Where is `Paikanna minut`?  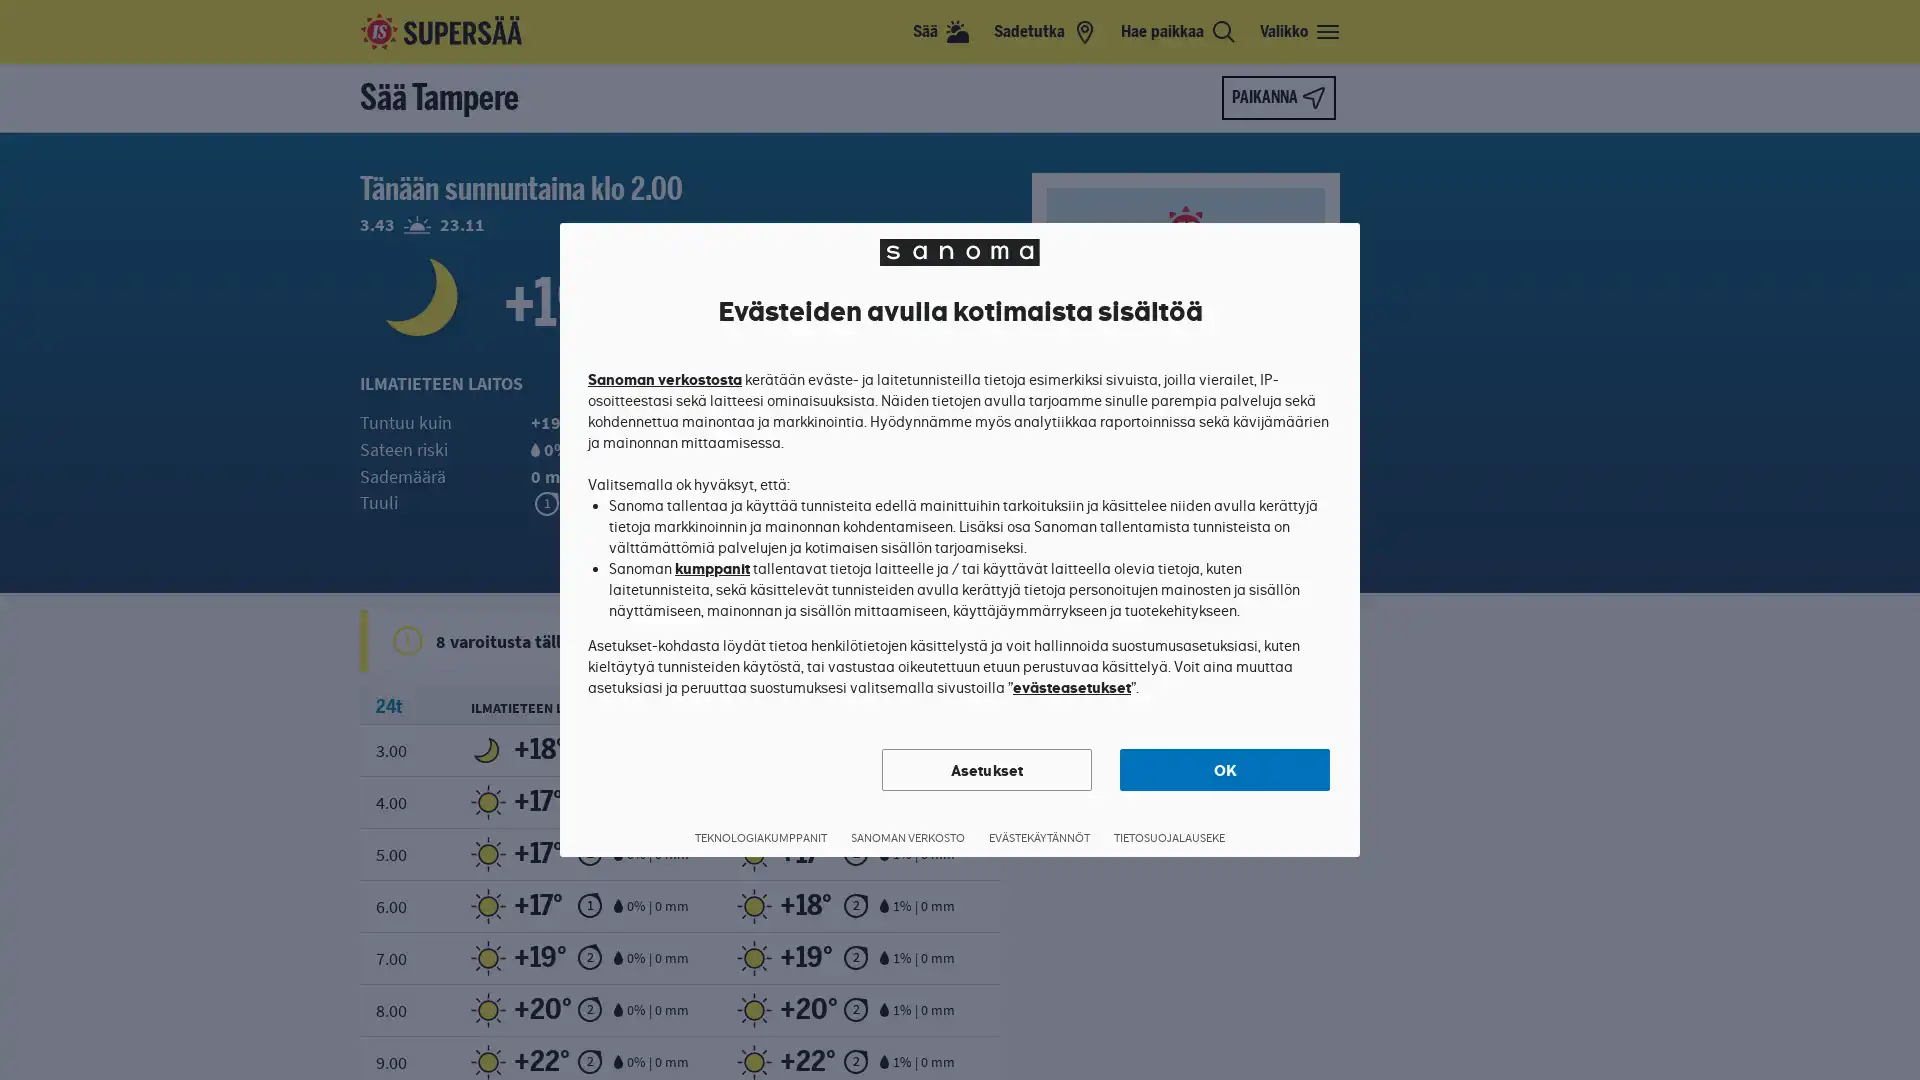 Paikanna minut is located at coordinates (1277, 97).